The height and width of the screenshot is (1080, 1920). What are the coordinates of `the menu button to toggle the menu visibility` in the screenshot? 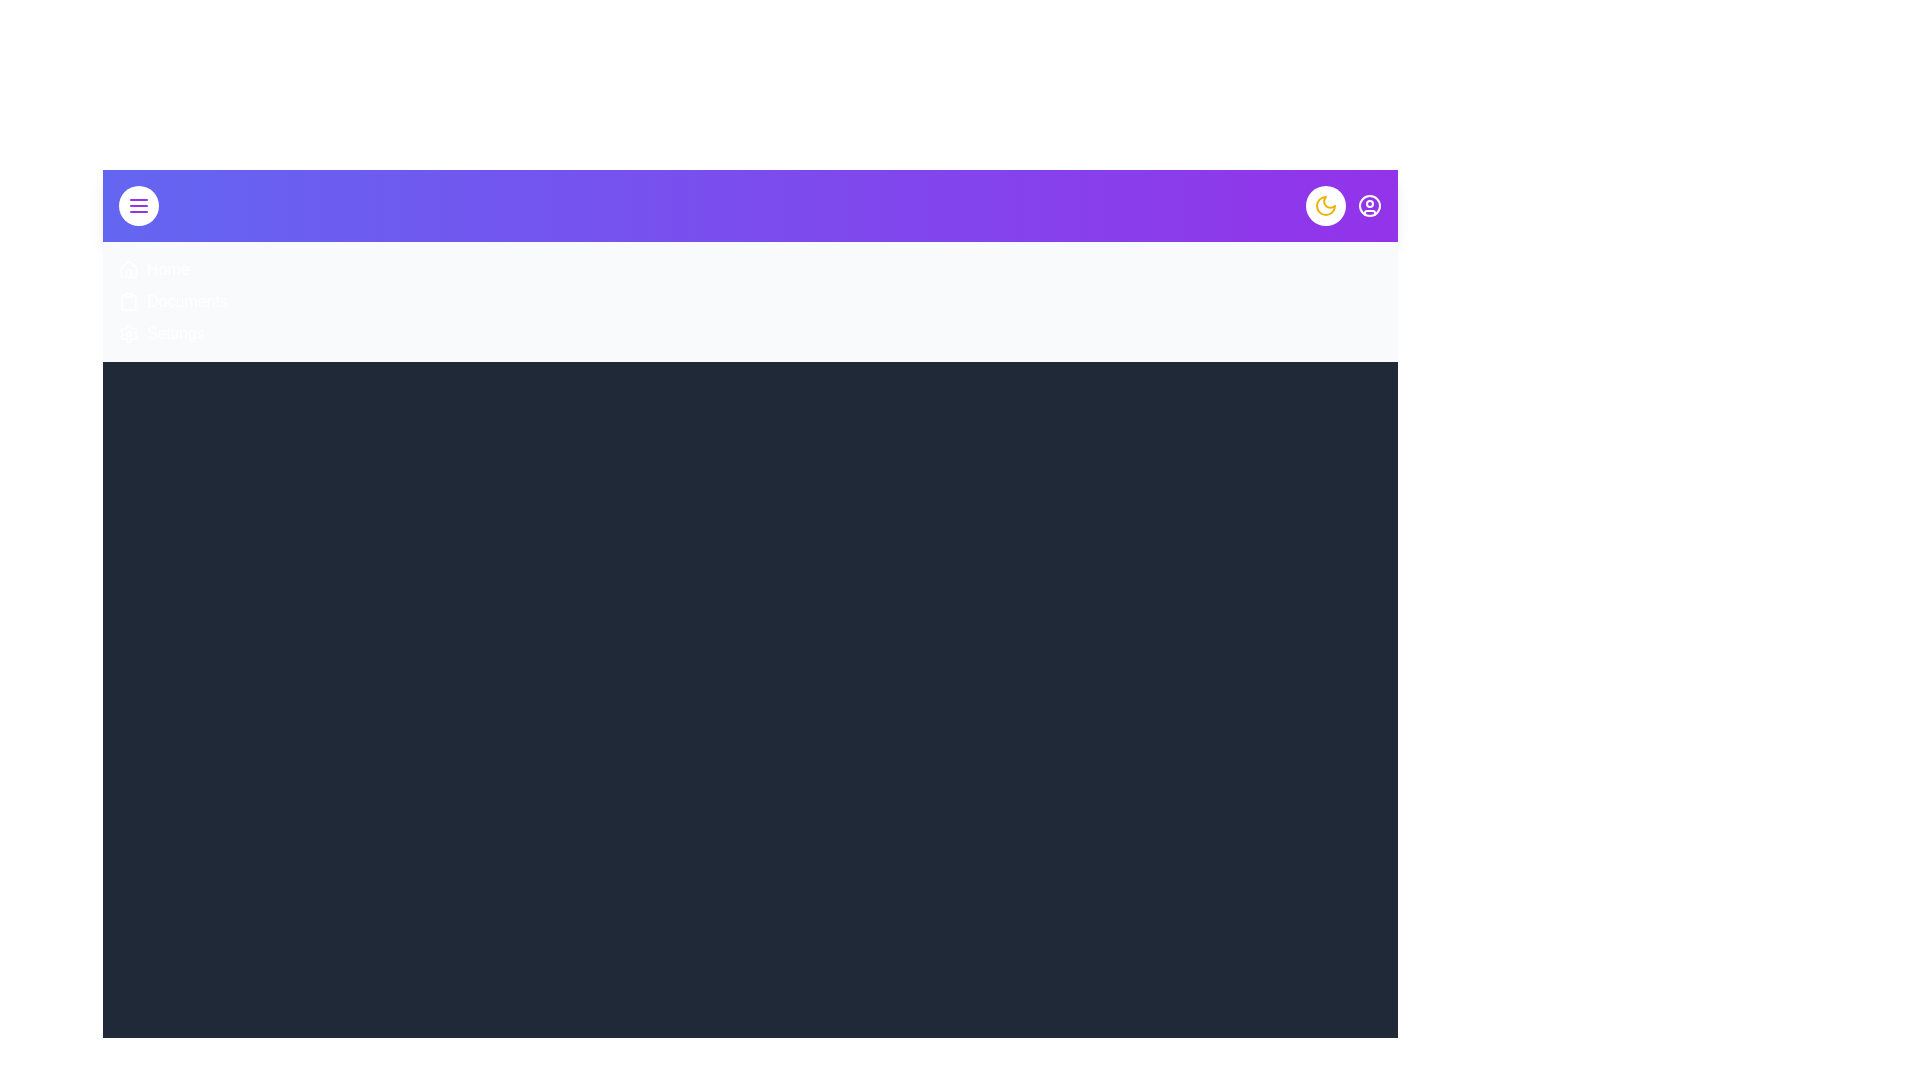 It's located at (138, 205).